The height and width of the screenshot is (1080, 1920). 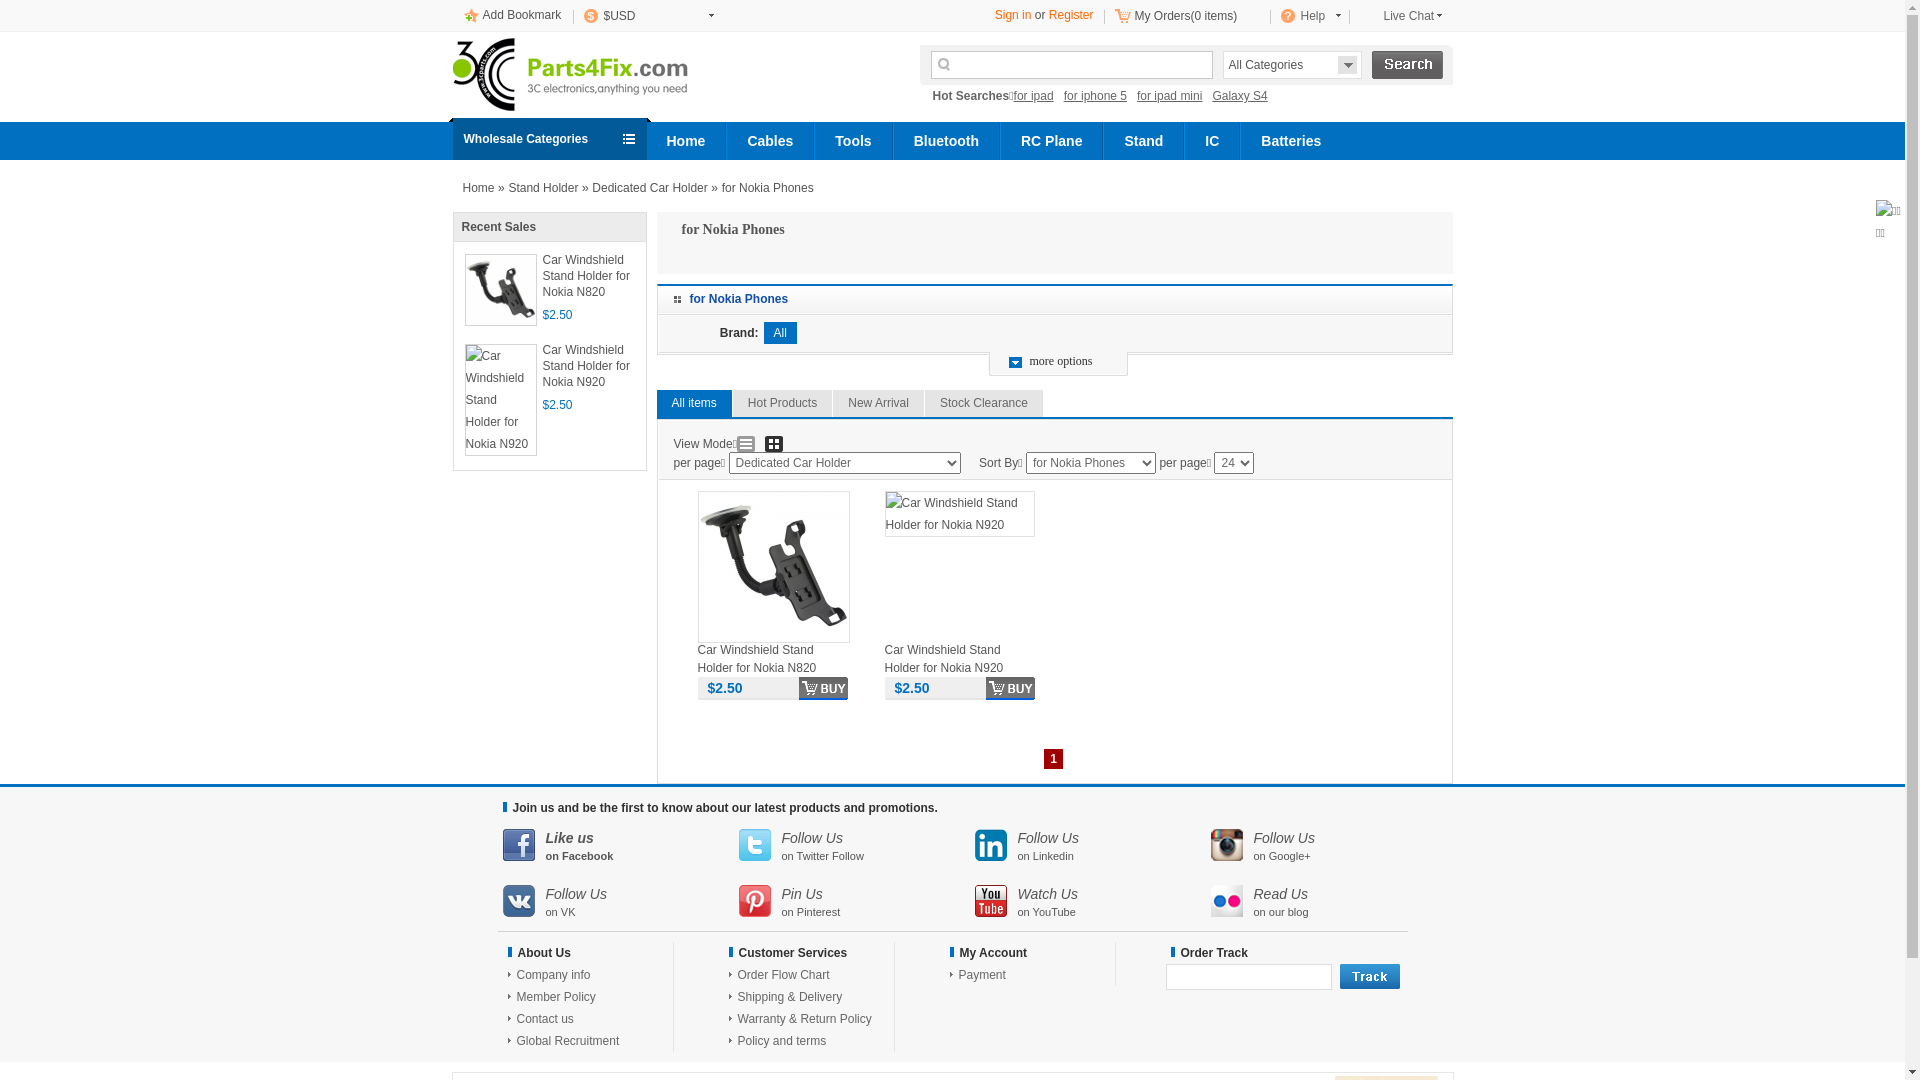 What do you see at coordinates (945, 140) in the screenshot?
I see `'Bluetooth'` at bounding box center [945, 140].